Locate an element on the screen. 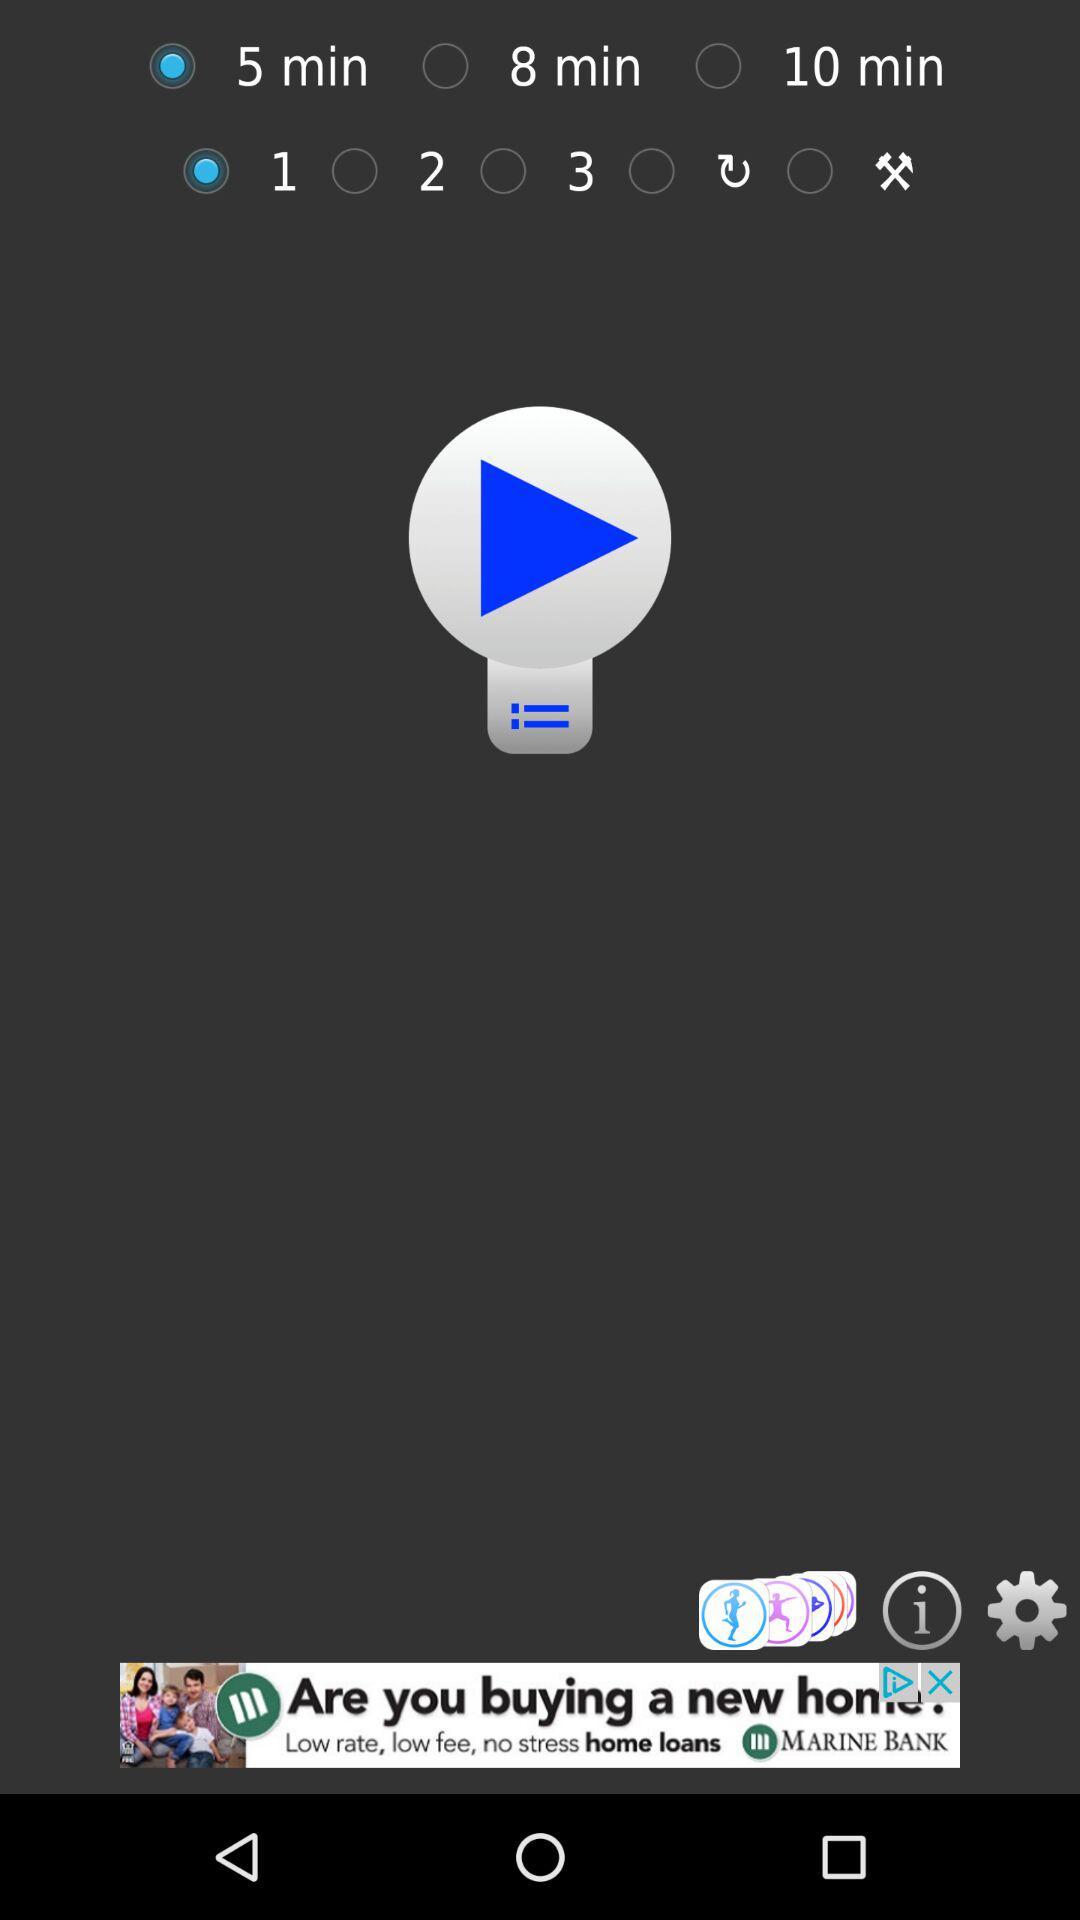 This screenshot has width=1080, height=1920. next is located at coordinates (540, 537).